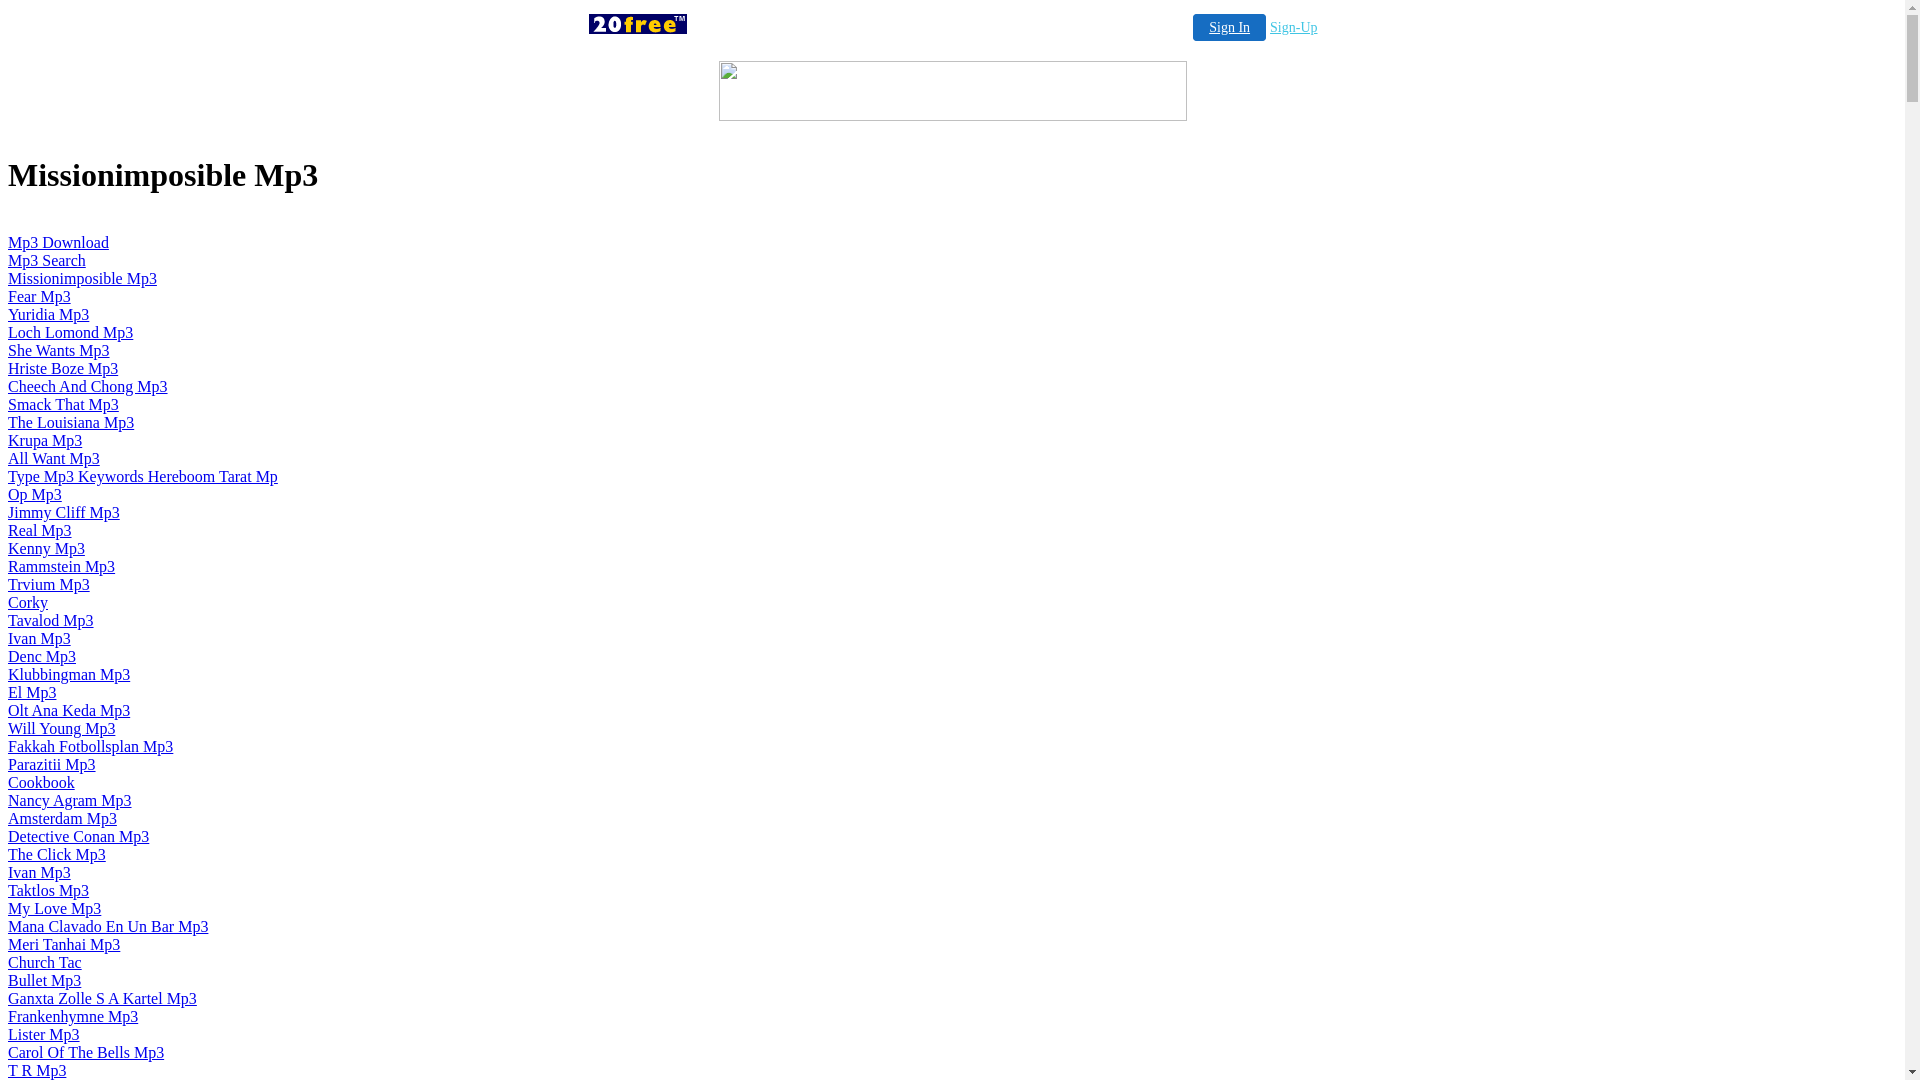 This screenshot has height=1080, width=1920. Describe the element at coordinates (58, 349) in the screenshot. I see `'She Wants Mp3'` at that location.